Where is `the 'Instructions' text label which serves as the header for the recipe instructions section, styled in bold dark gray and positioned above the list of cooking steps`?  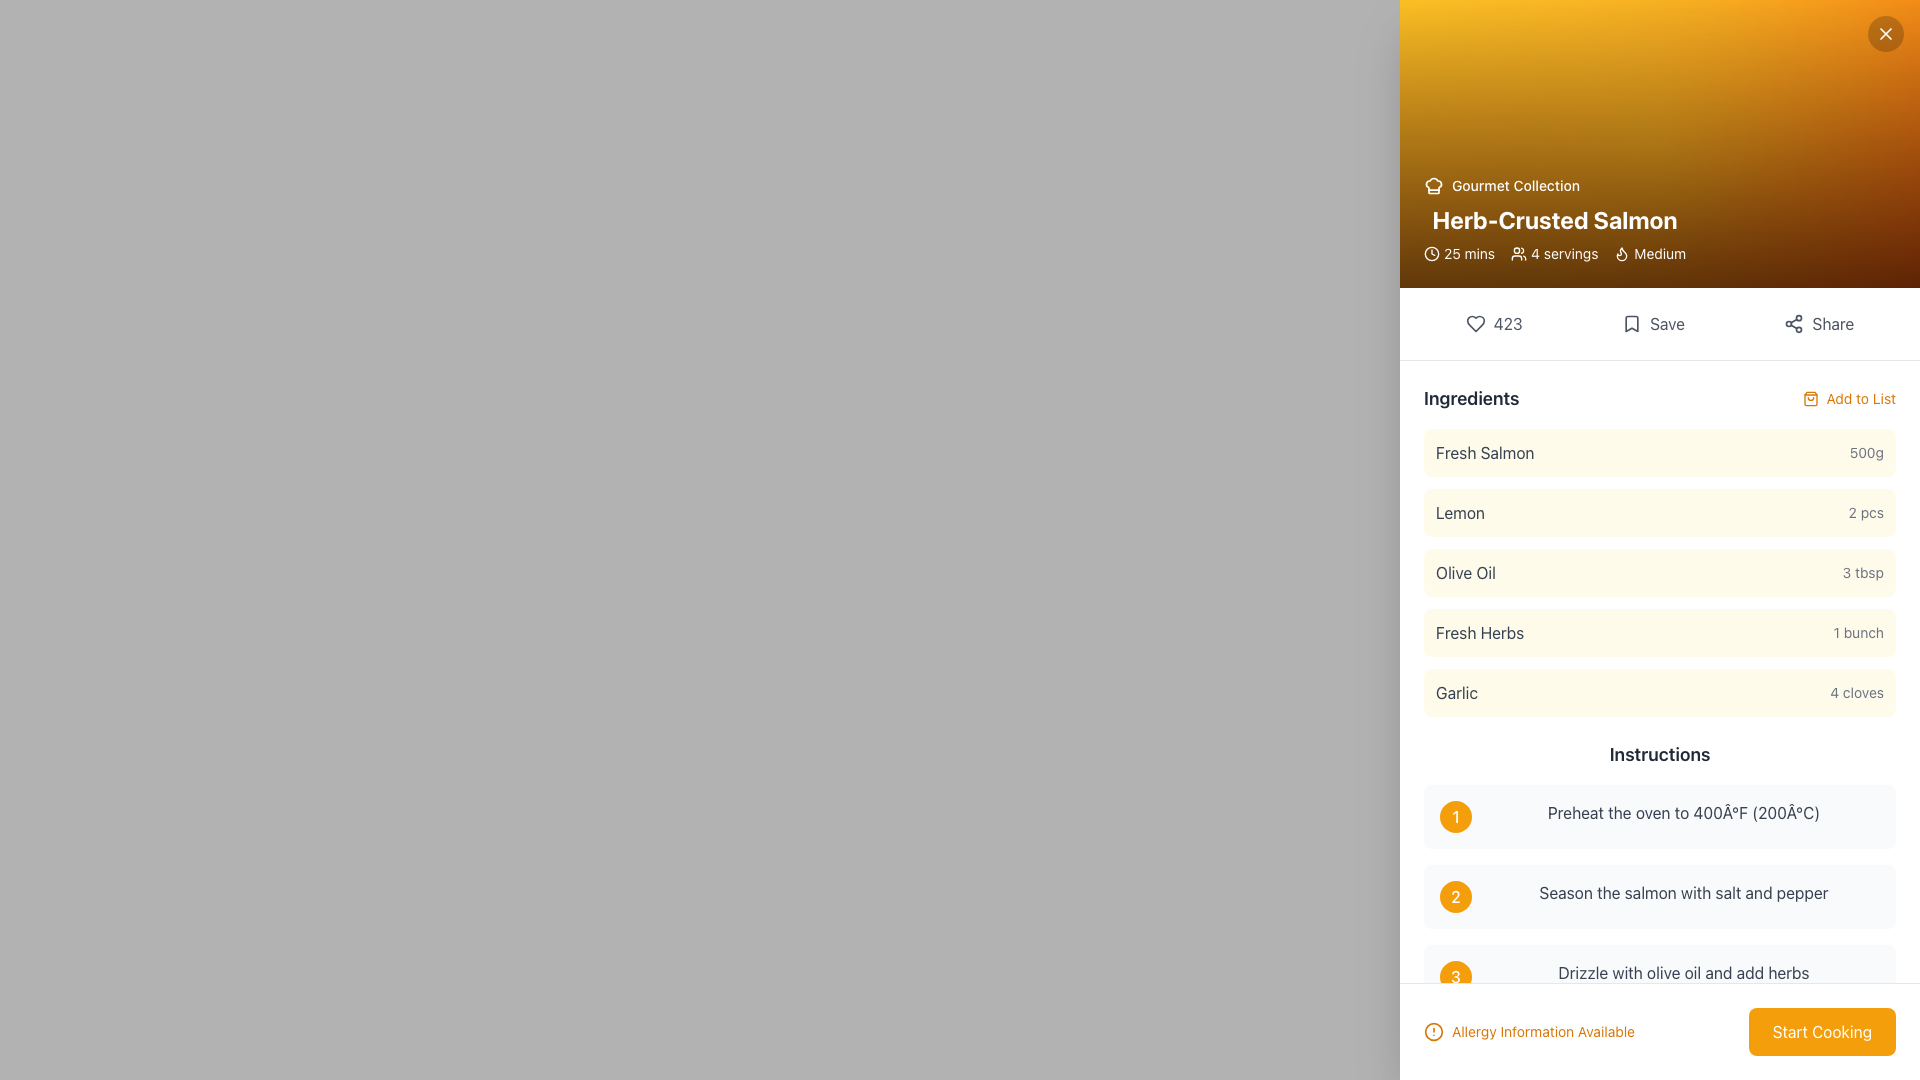 the 'Instructions' text label which serves as the header for the recipe instructions section, styled in bold dark gray and positioned above the list of cooking steps is located at coordinates (1660, 755).